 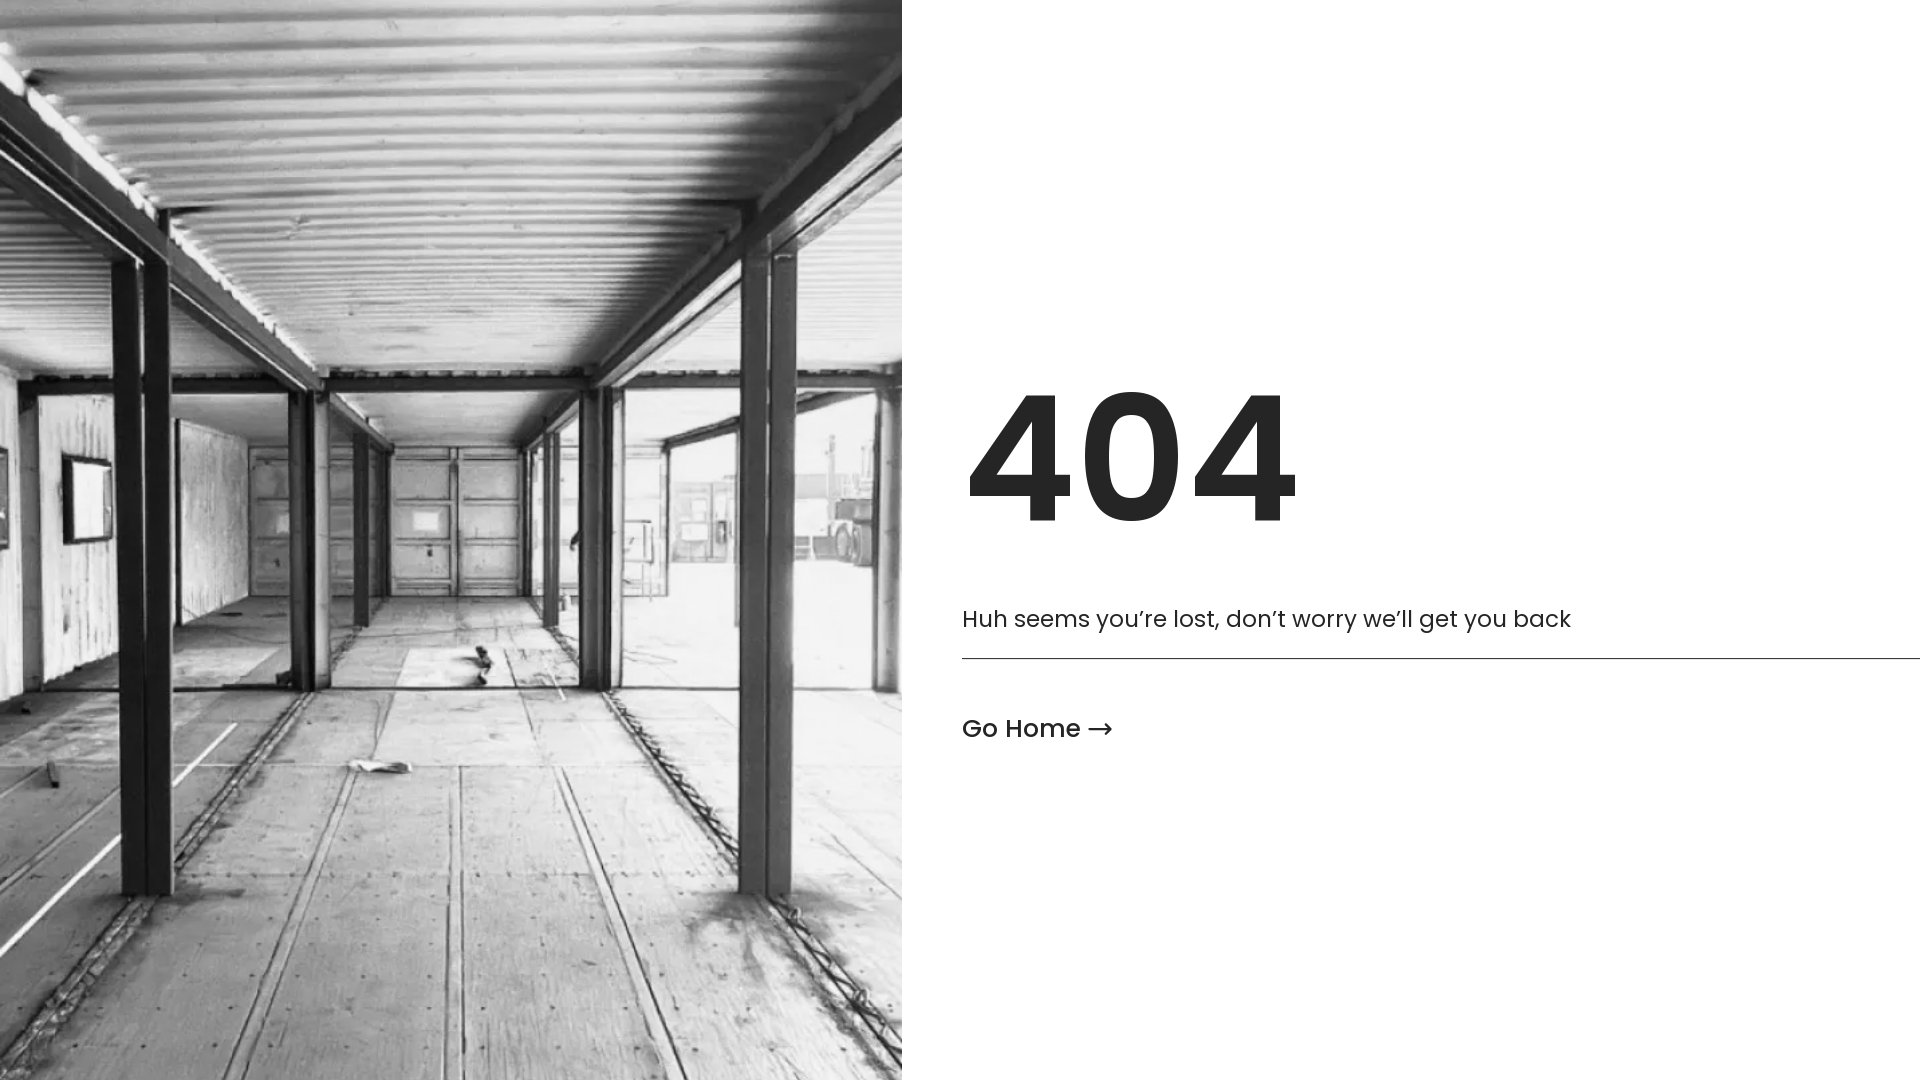 What do you see at coordinates (1037, 729) in the screenshot?
I see `'Go Home'` at bounding box center [1037, 729].